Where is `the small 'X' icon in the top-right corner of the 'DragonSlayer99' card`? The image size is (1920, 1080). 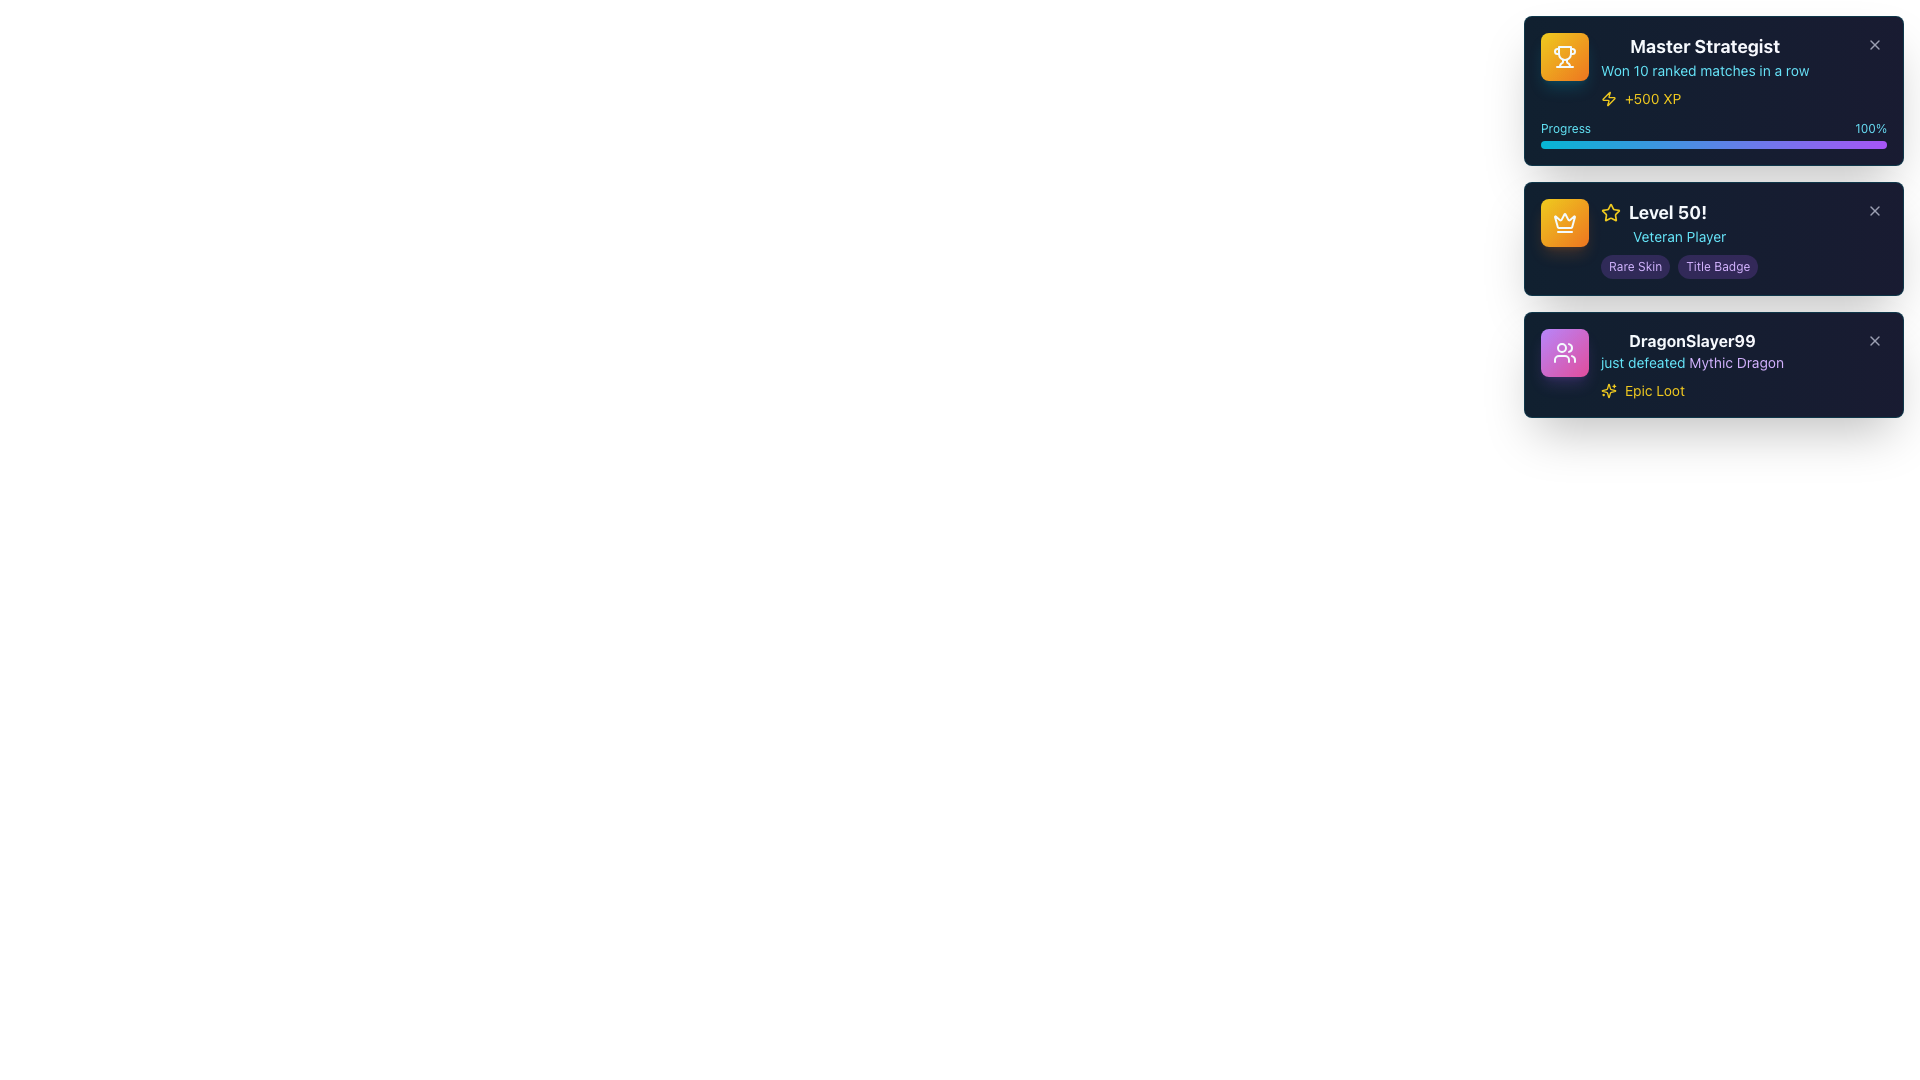 the small 'X' icon in the top-right corner of the 'DragonSlayer99' card is located at coordinates (1874, 339).